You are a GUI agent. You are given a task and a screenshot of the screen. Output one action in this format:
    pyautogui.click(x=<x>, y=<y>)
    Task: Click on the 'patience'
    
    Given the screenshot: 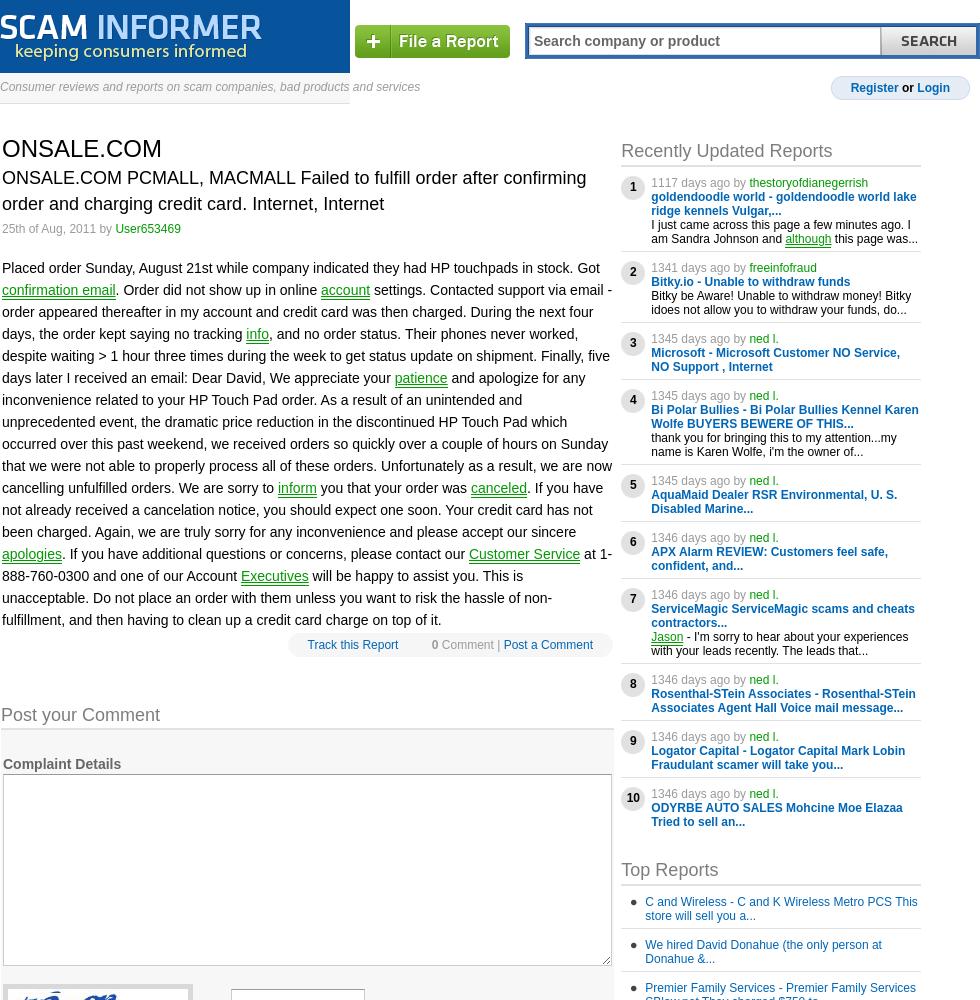 What is the action you would take?
    pyautogui.click(x=420, y=378)
    